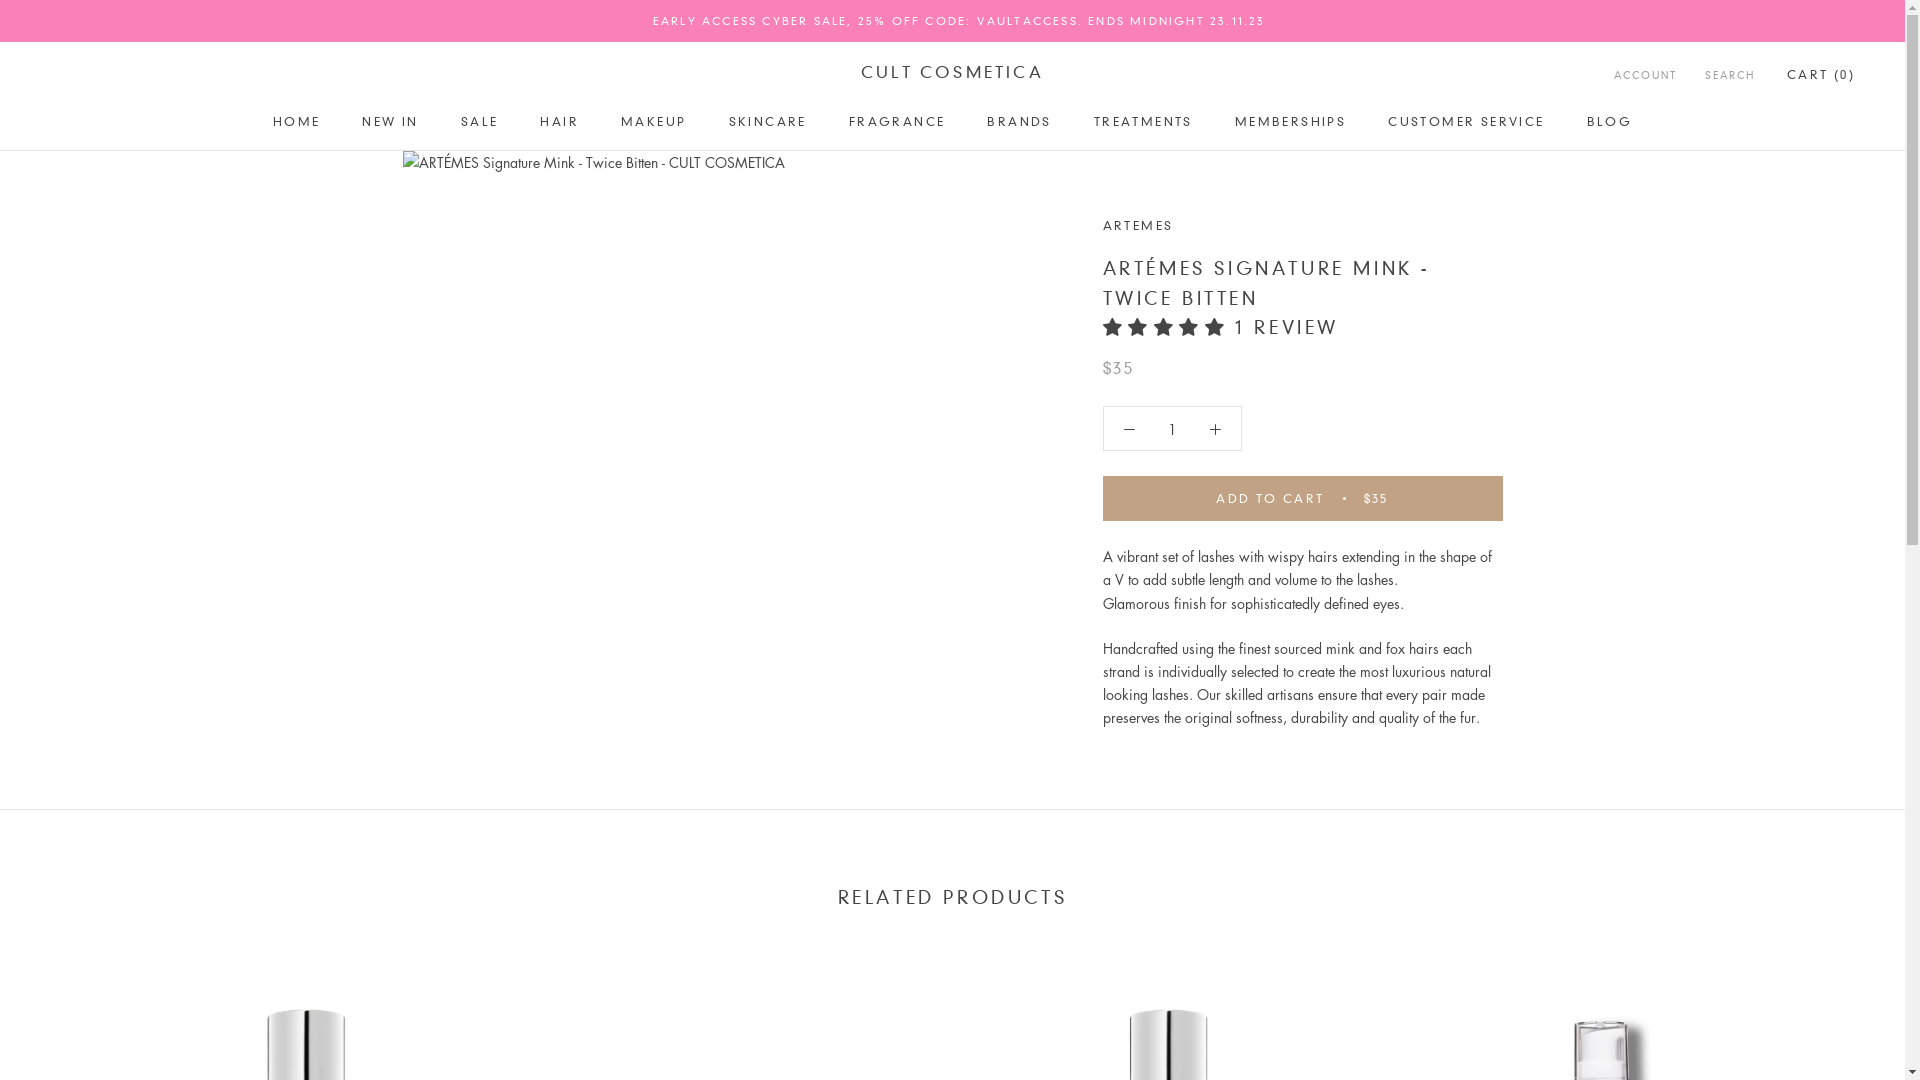 This screenshot has height=1080, width=1920. Describe the element at coordinates (1290, 121) in the screenshot. I see `'MEMBERSHIPS'` at that location.